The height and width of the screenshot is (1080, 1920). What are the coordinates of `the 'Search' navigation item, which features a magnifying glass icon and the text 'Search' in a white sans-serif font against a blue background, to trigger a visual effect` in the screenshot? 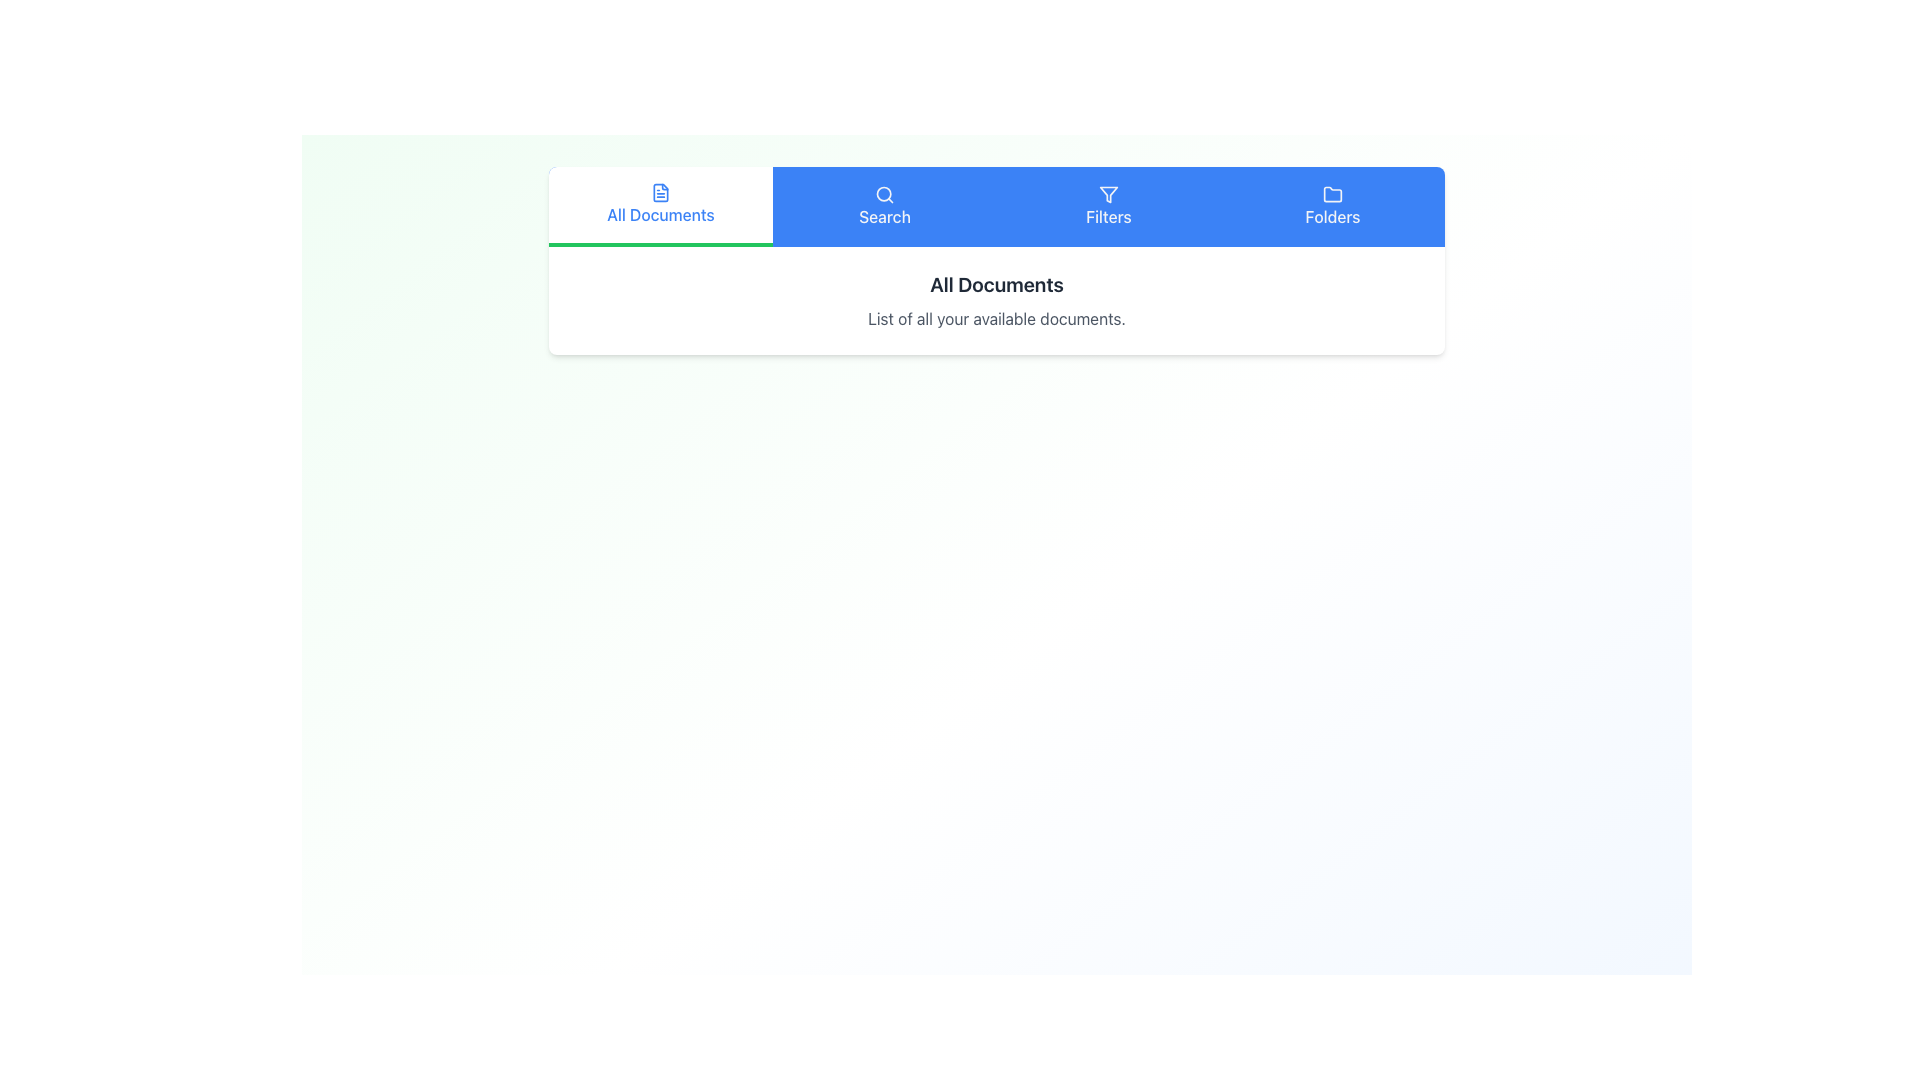 It's located at (883, 207).